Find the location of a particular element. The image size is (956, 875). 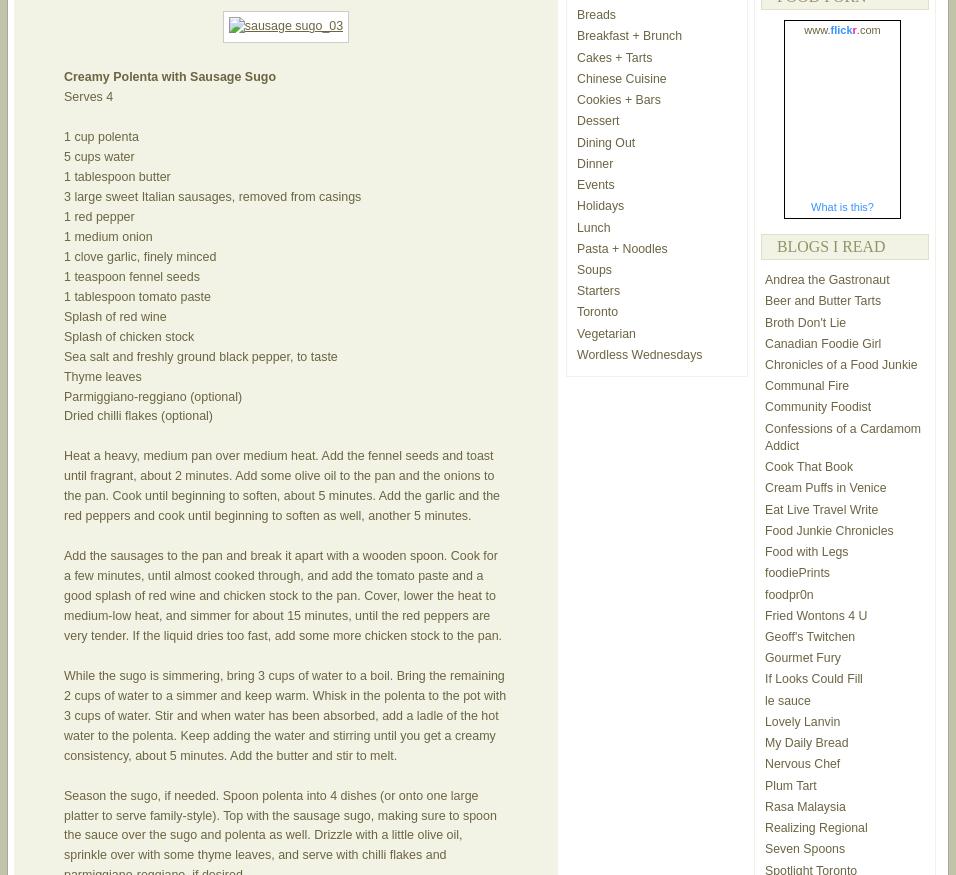

'Realizing Regional' is located at coordinates (815, 828).